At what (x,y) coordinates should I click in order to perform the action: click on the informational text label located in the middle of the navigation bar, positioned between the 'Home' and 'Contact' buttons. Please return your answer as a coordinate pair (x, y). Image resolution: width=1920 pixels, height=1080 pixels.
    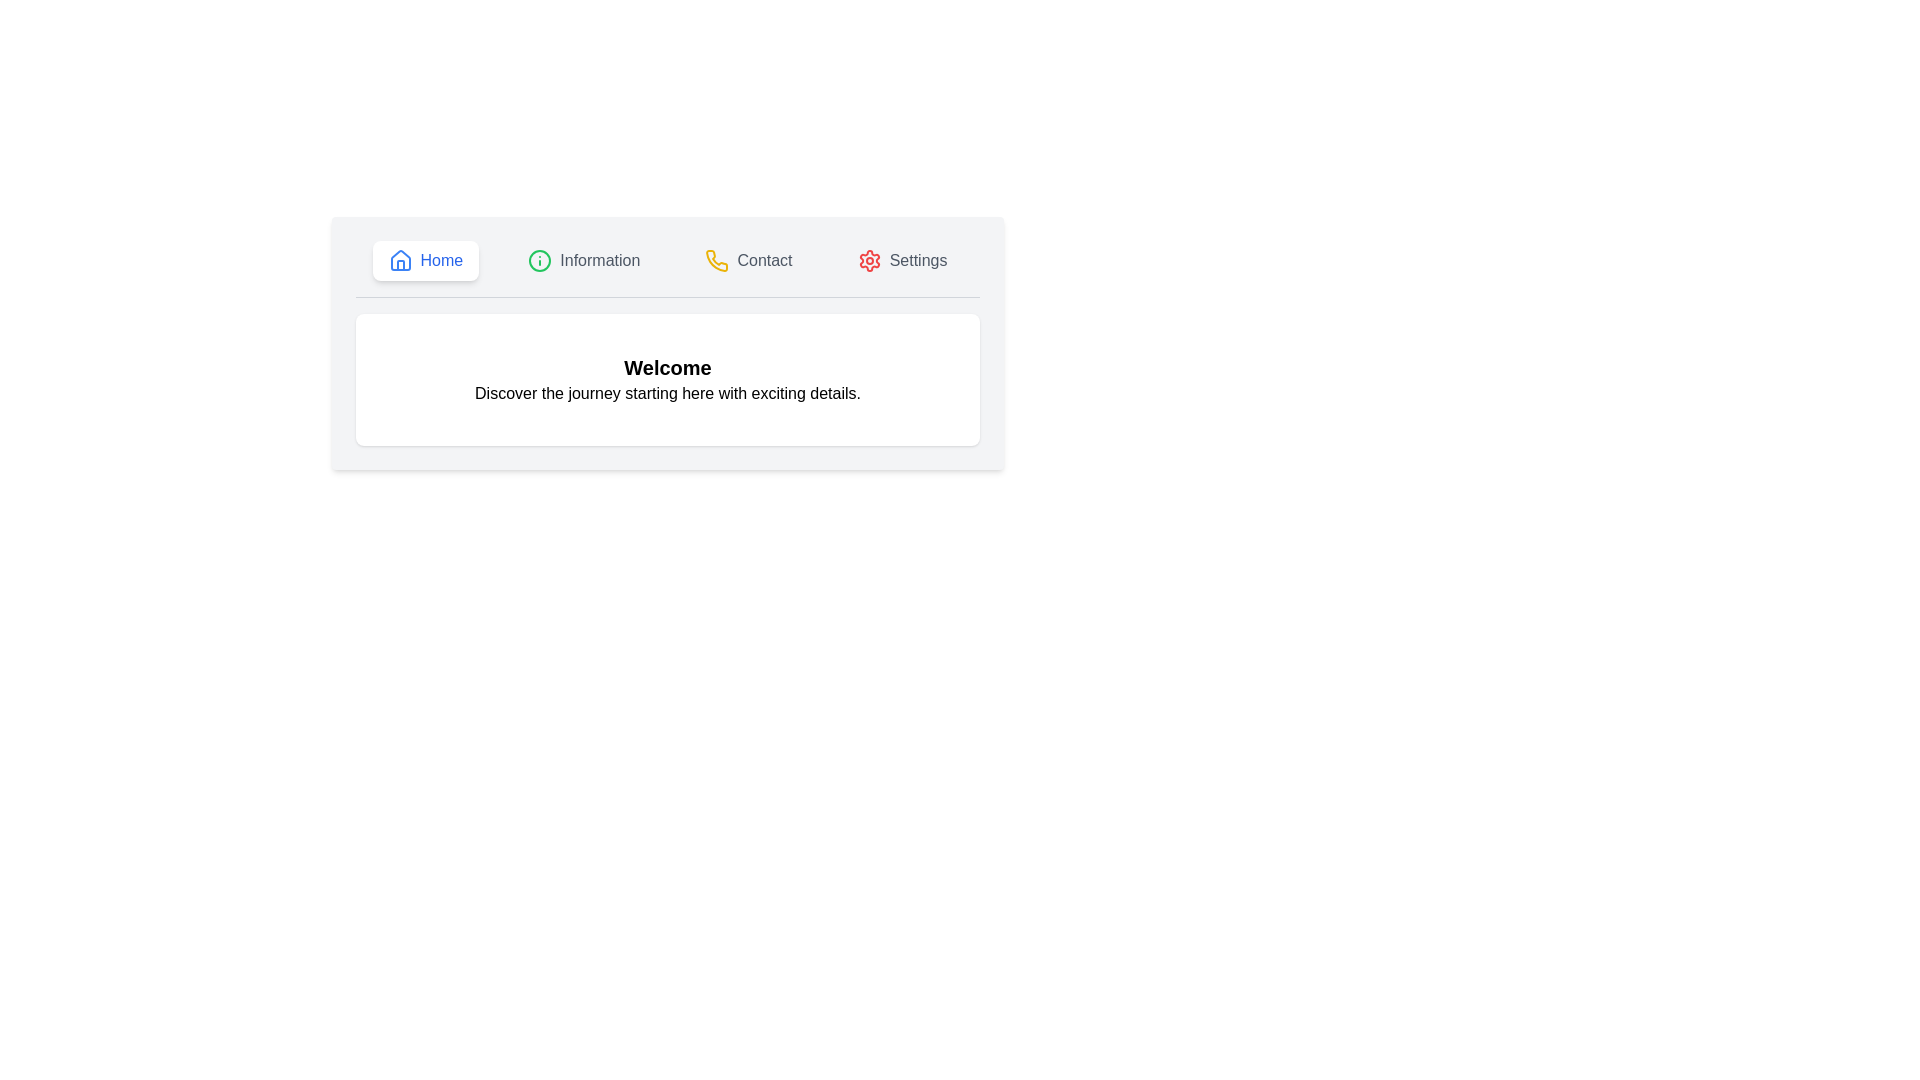
    Looking at the image, I should click on (599, 260).